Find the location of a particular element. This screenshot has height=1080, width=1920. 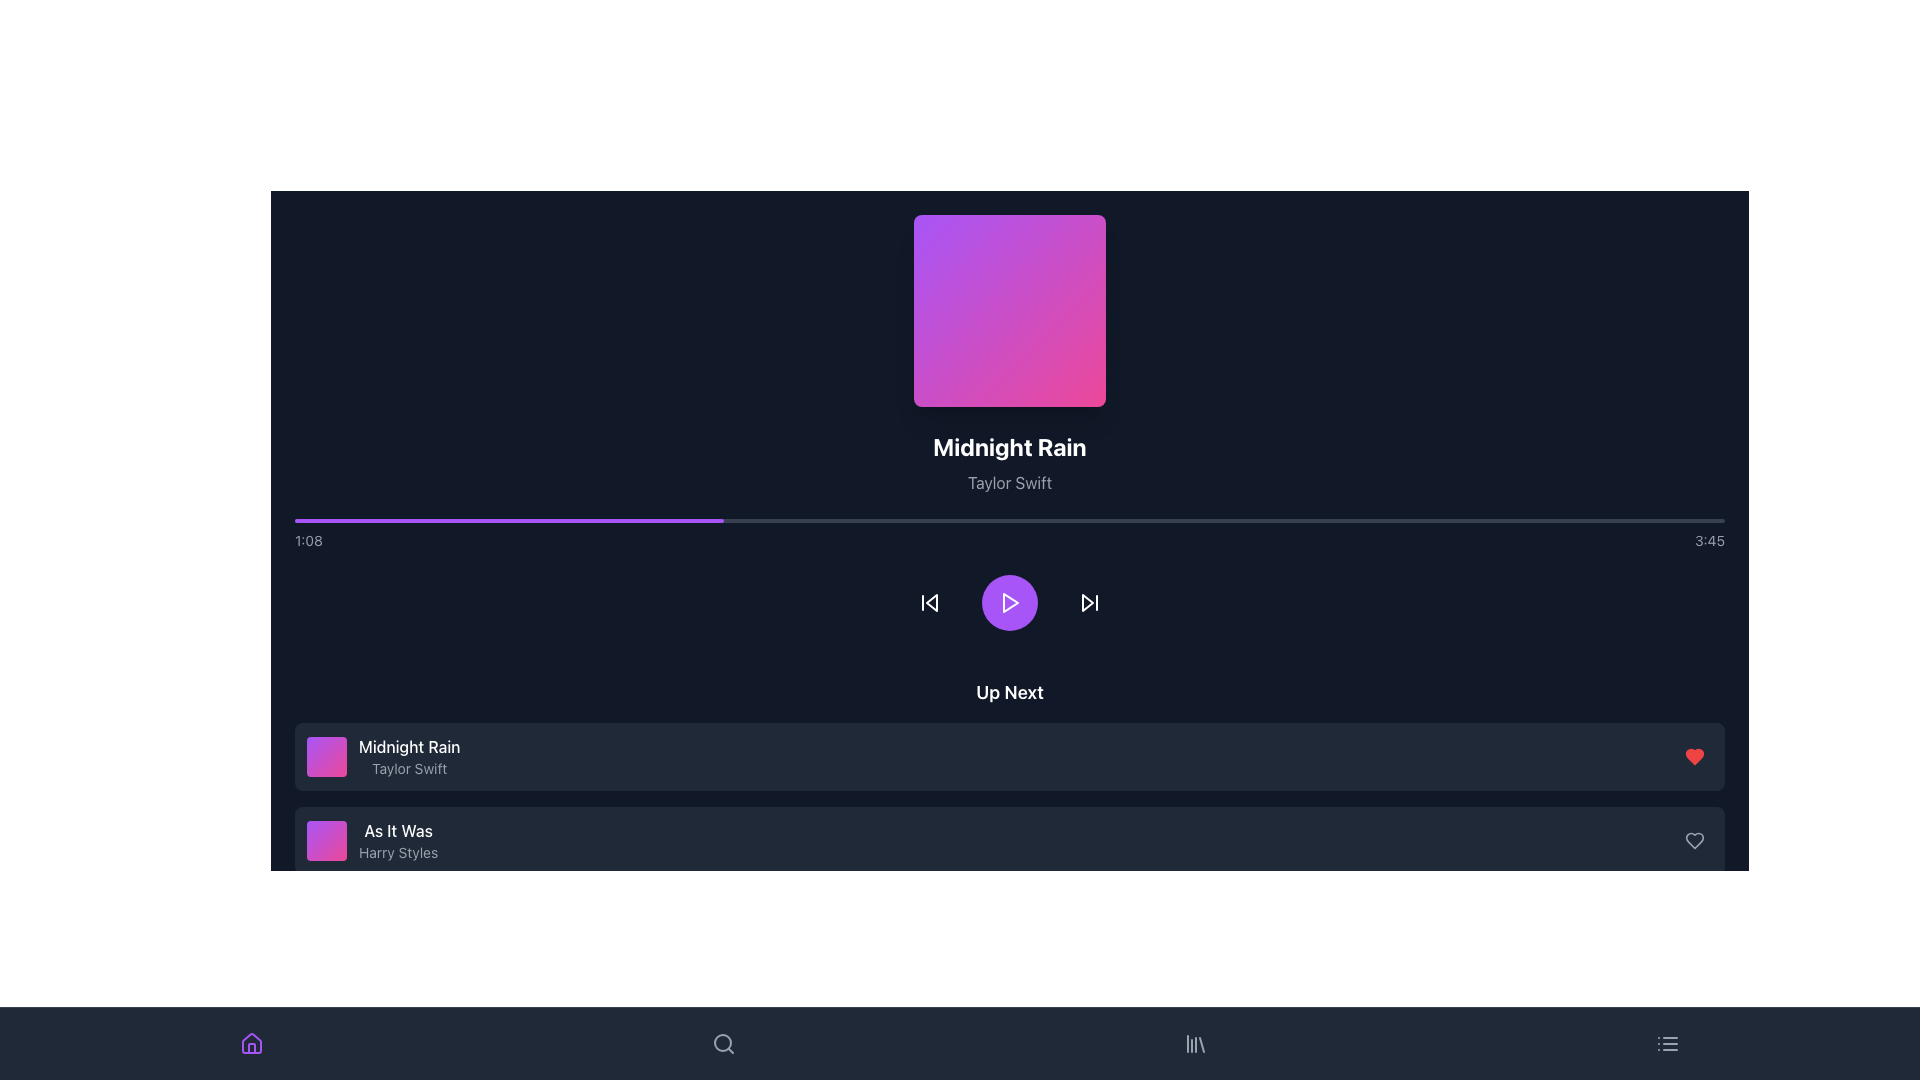

text from the second entry in the 'Up Next' list, which displays 'As It Was' by 'Harry Styles' is located at coordinates (398, 840).